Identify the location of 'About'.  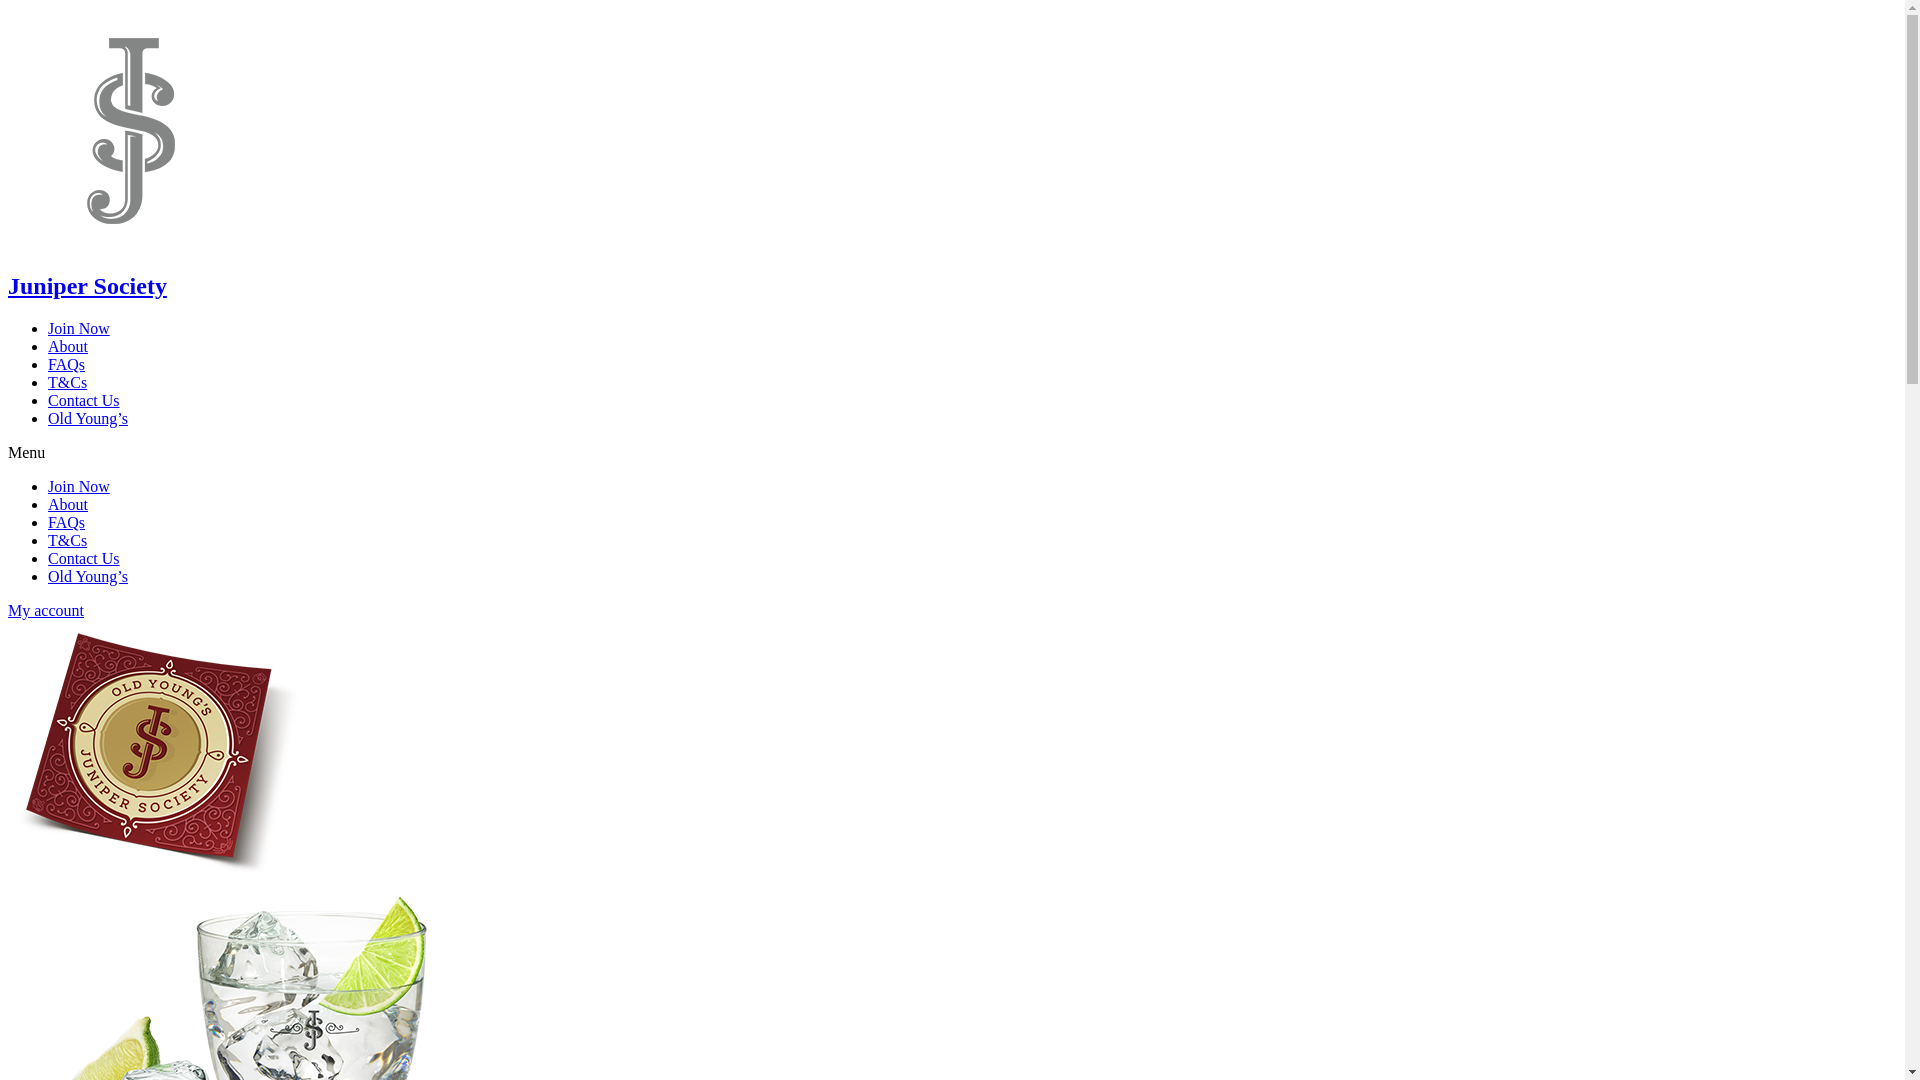
(67, 345).